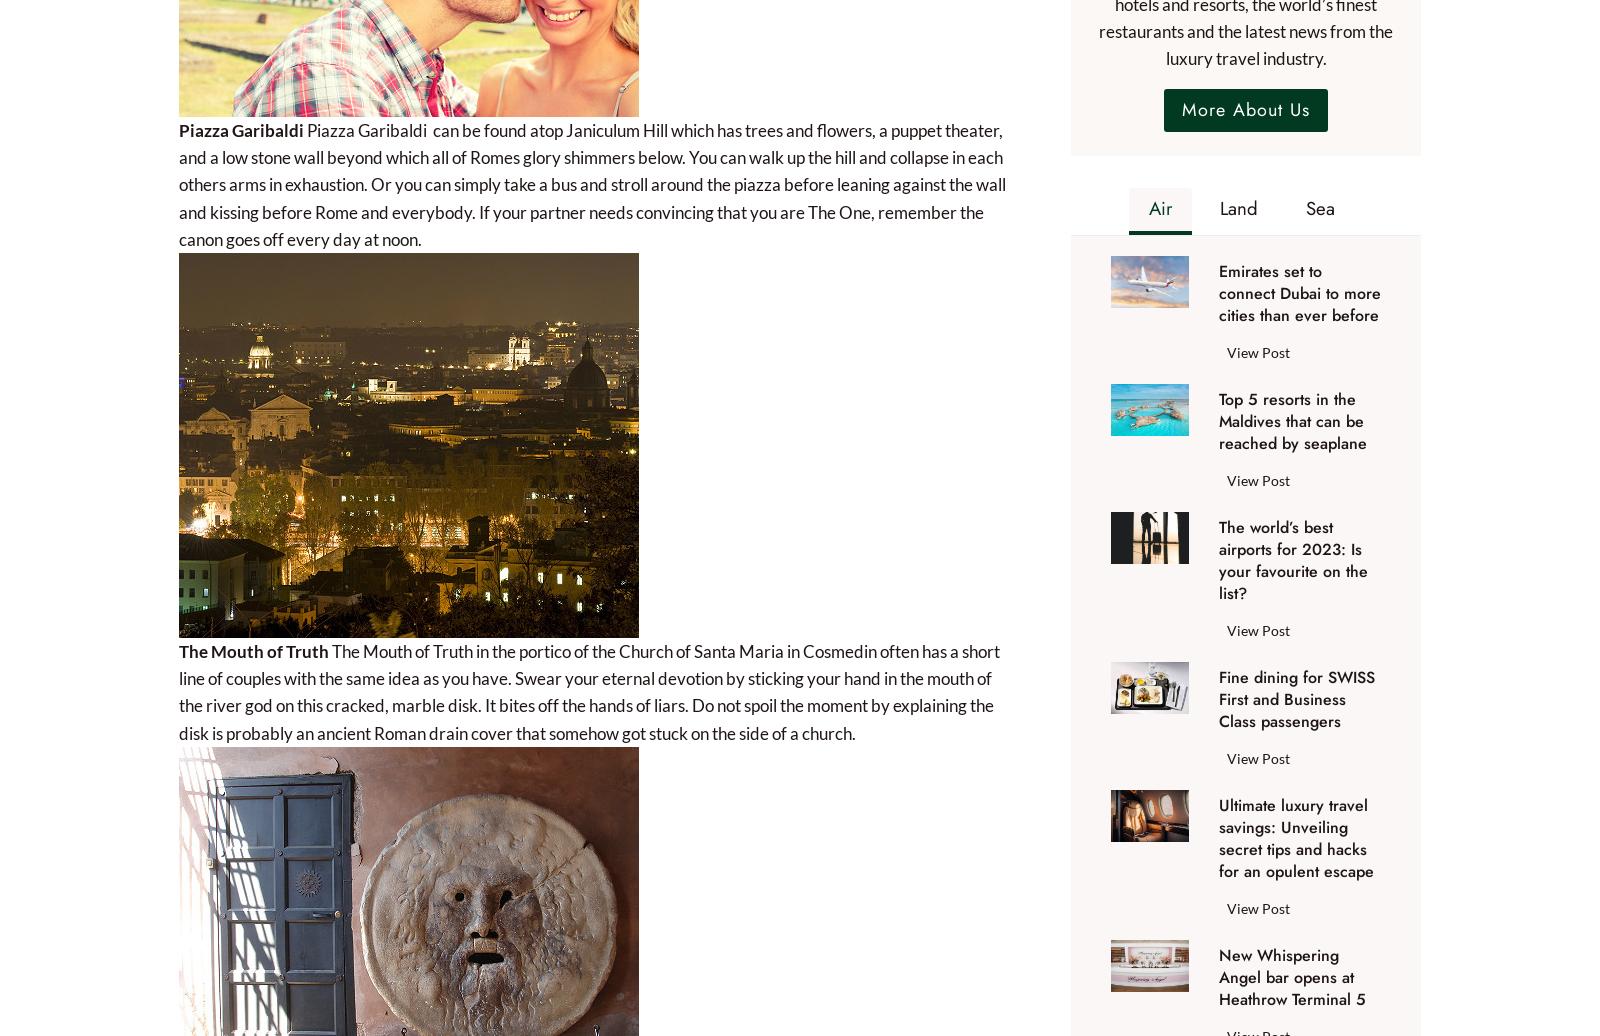  What do you see at coordinates (1291, 976) in the screenshot?
I see `'New Whispering Angel bar opens at Heathrow Terminal 5'` at bounding box center [1291, 976].